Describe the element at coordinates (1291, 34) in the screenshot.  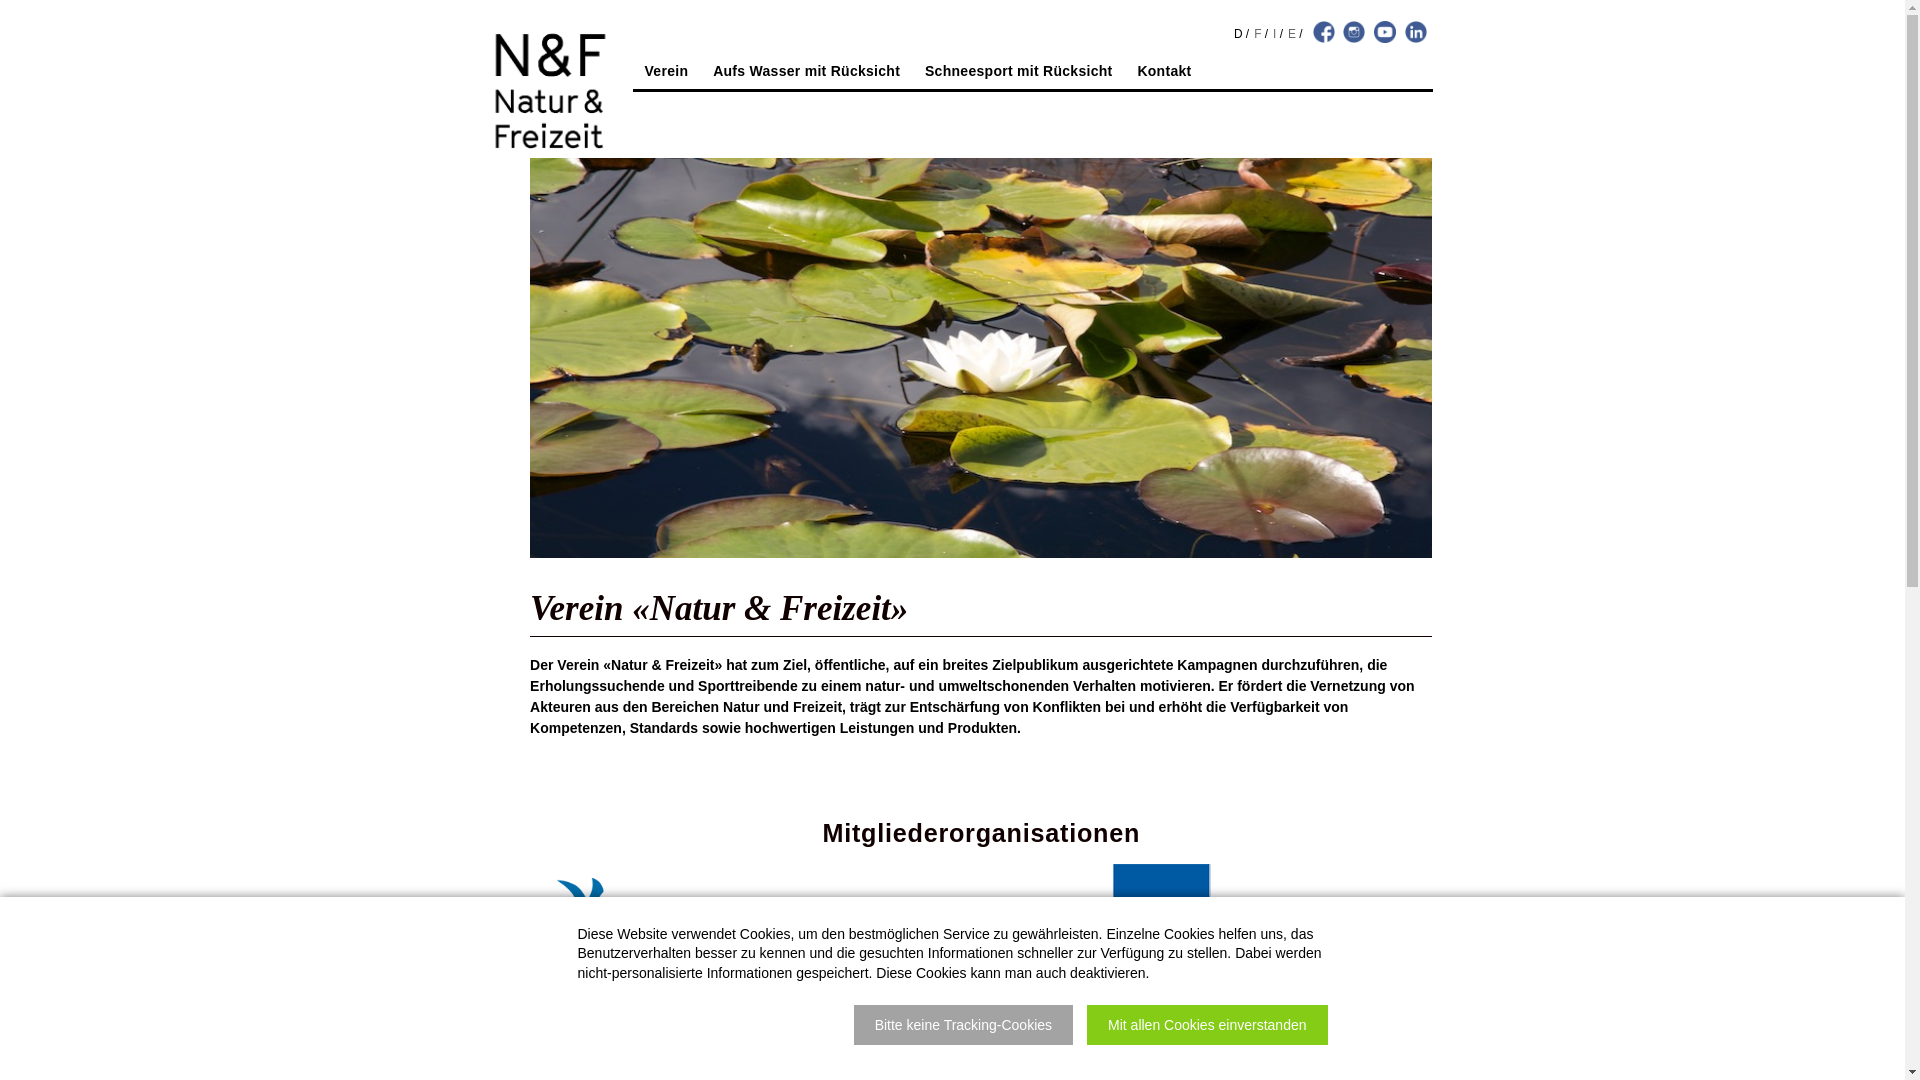
I see `'E'` at that location.